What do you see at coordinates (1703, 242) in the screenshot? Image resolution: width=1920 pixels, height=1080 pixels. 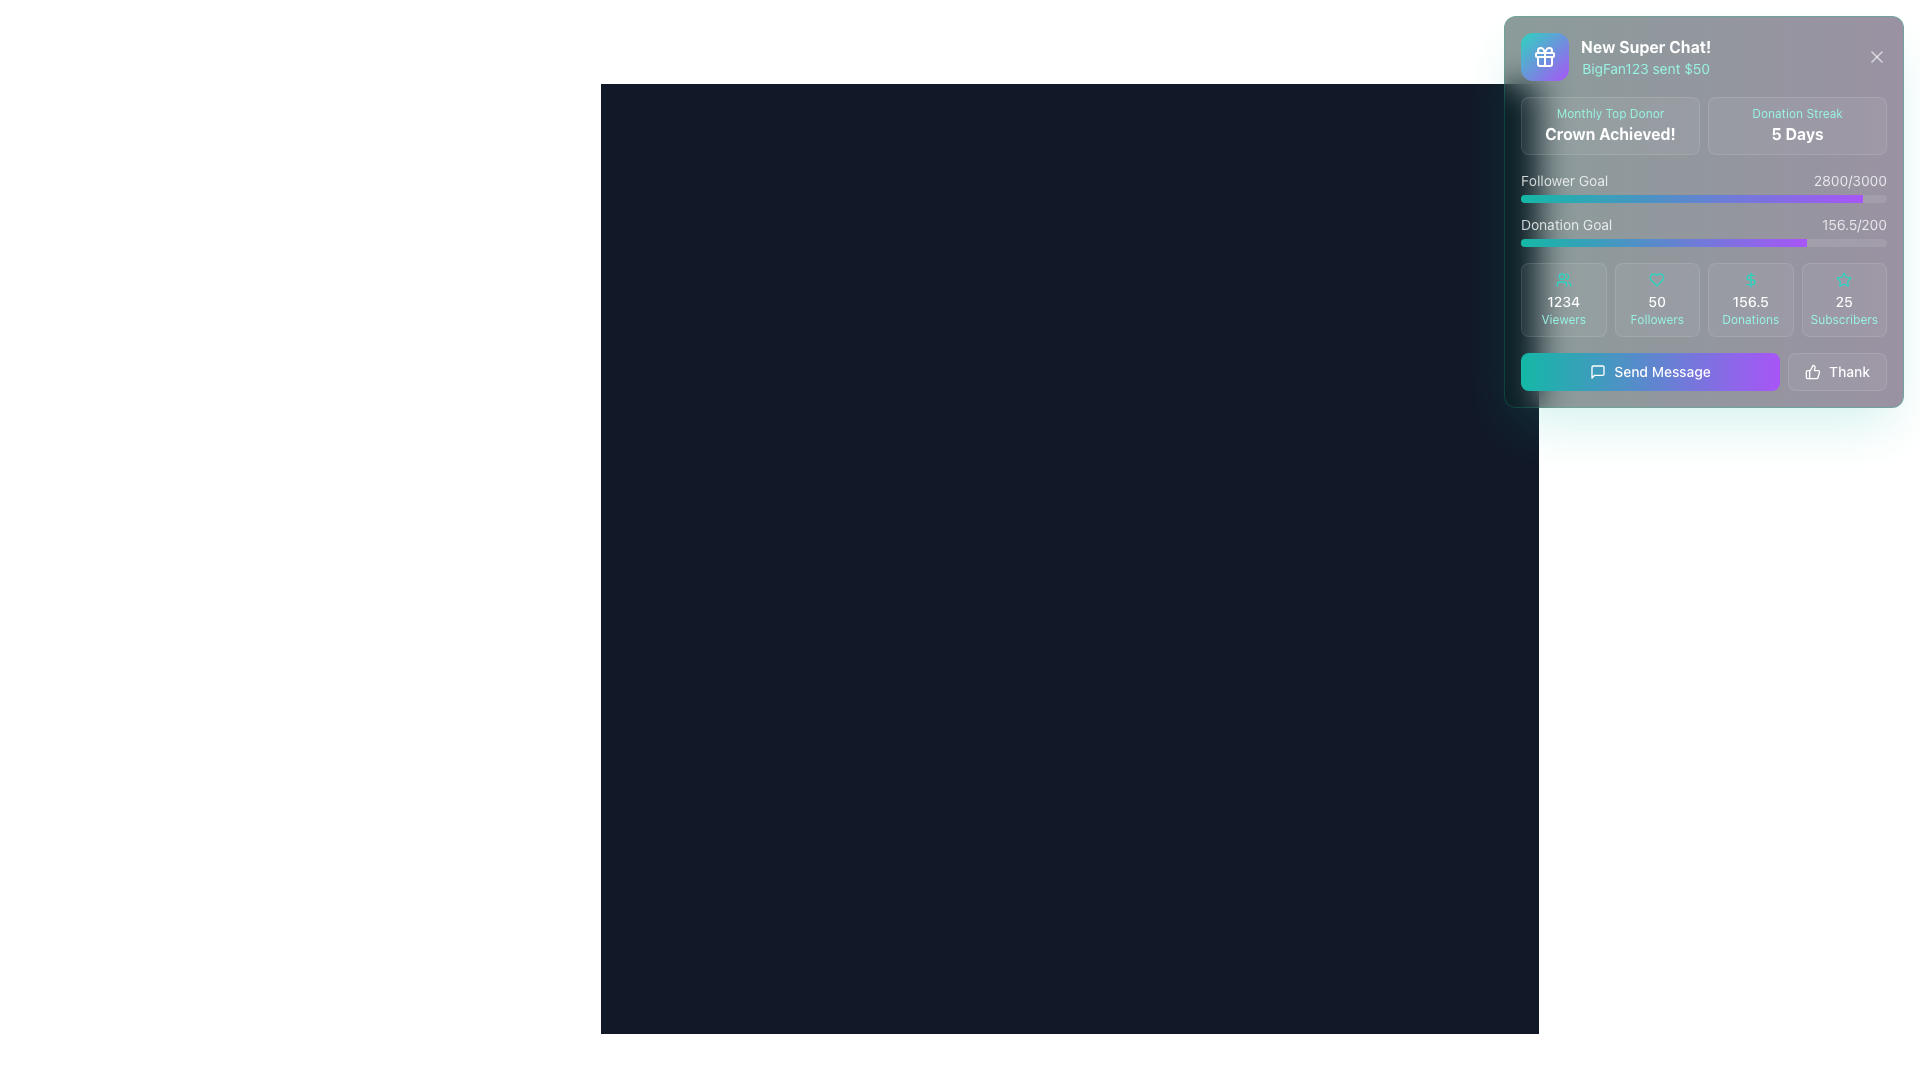 I see `the Progress Bar located beneath the 'Donation Goal 156.5/200' label, which features a colorful gradient fill and rounded ends` at bounding box center [1703, 242].